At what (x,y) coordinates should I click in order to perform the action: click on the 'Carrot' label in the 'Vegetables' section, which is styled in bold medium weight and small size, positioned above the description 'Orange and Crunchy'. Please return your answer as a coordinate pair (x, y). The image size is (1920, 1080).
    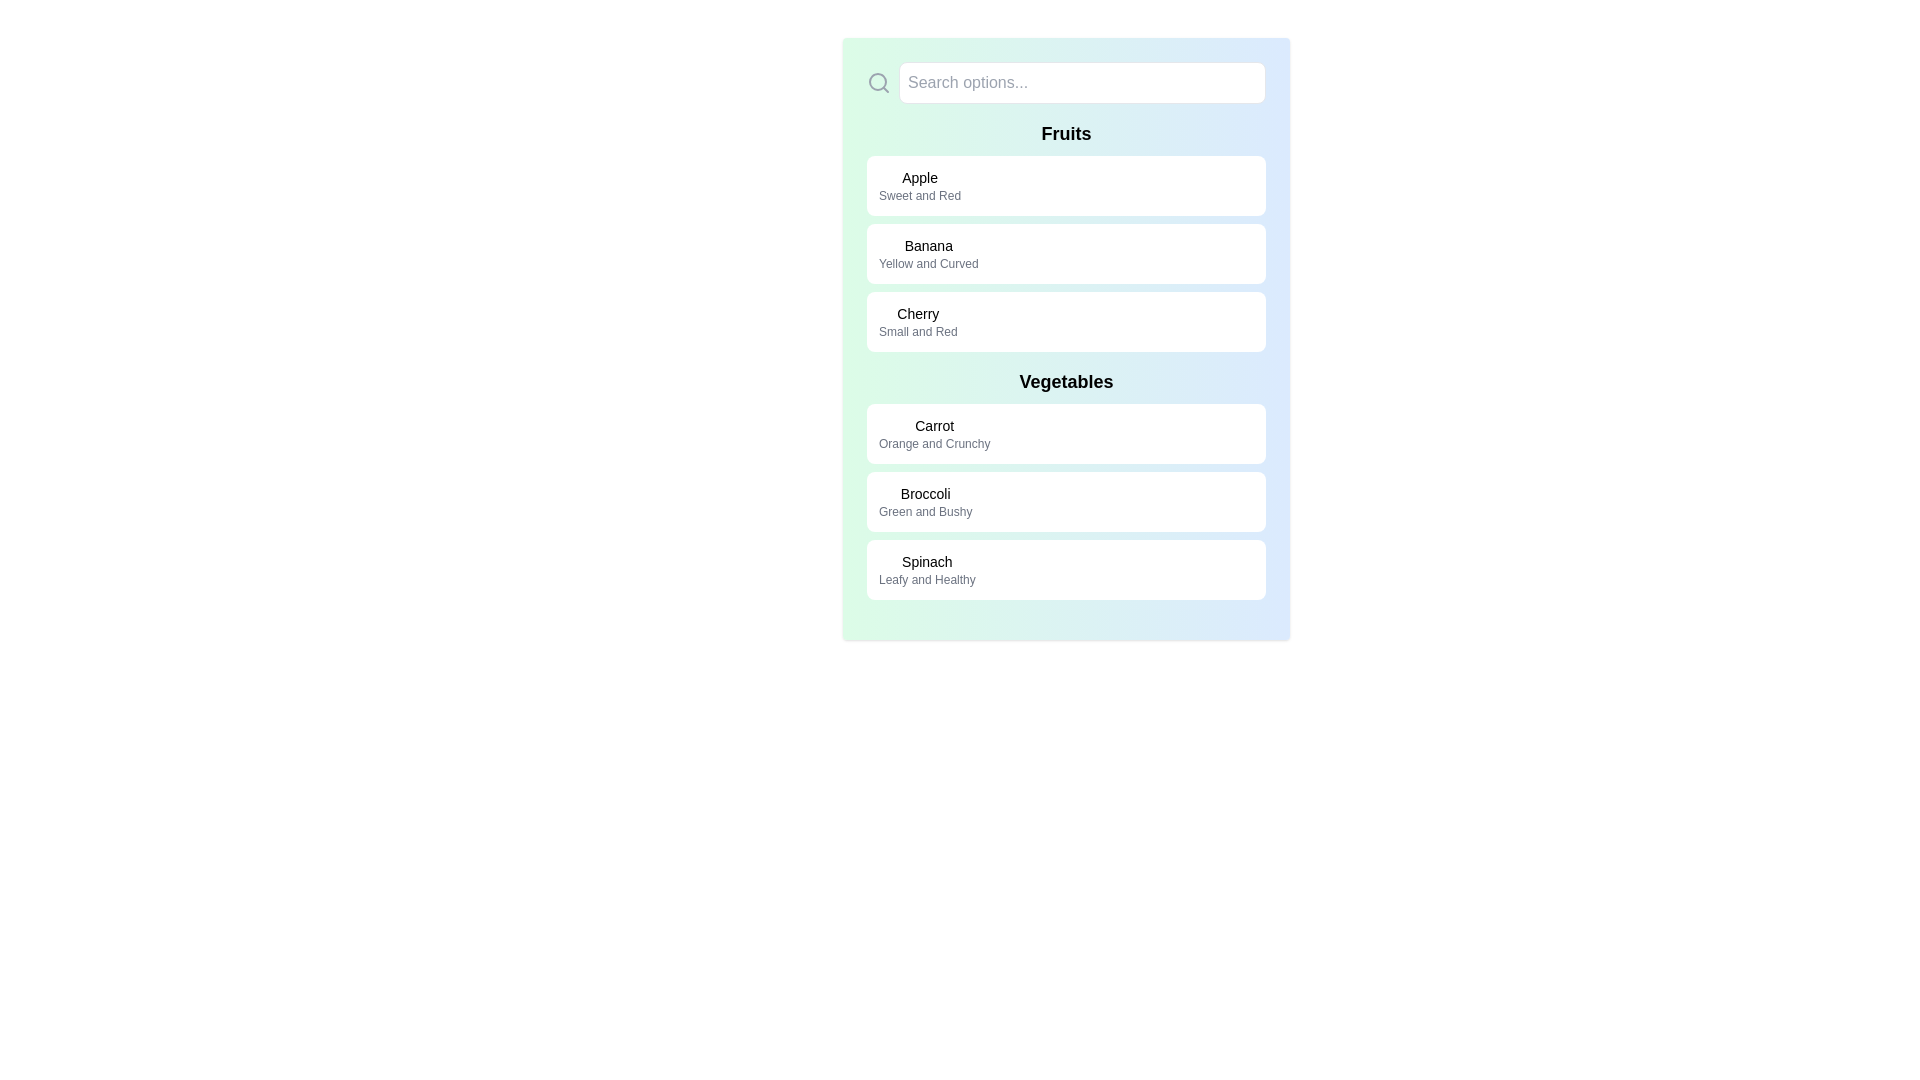
    Looking at the image, I should click on (933, 424).